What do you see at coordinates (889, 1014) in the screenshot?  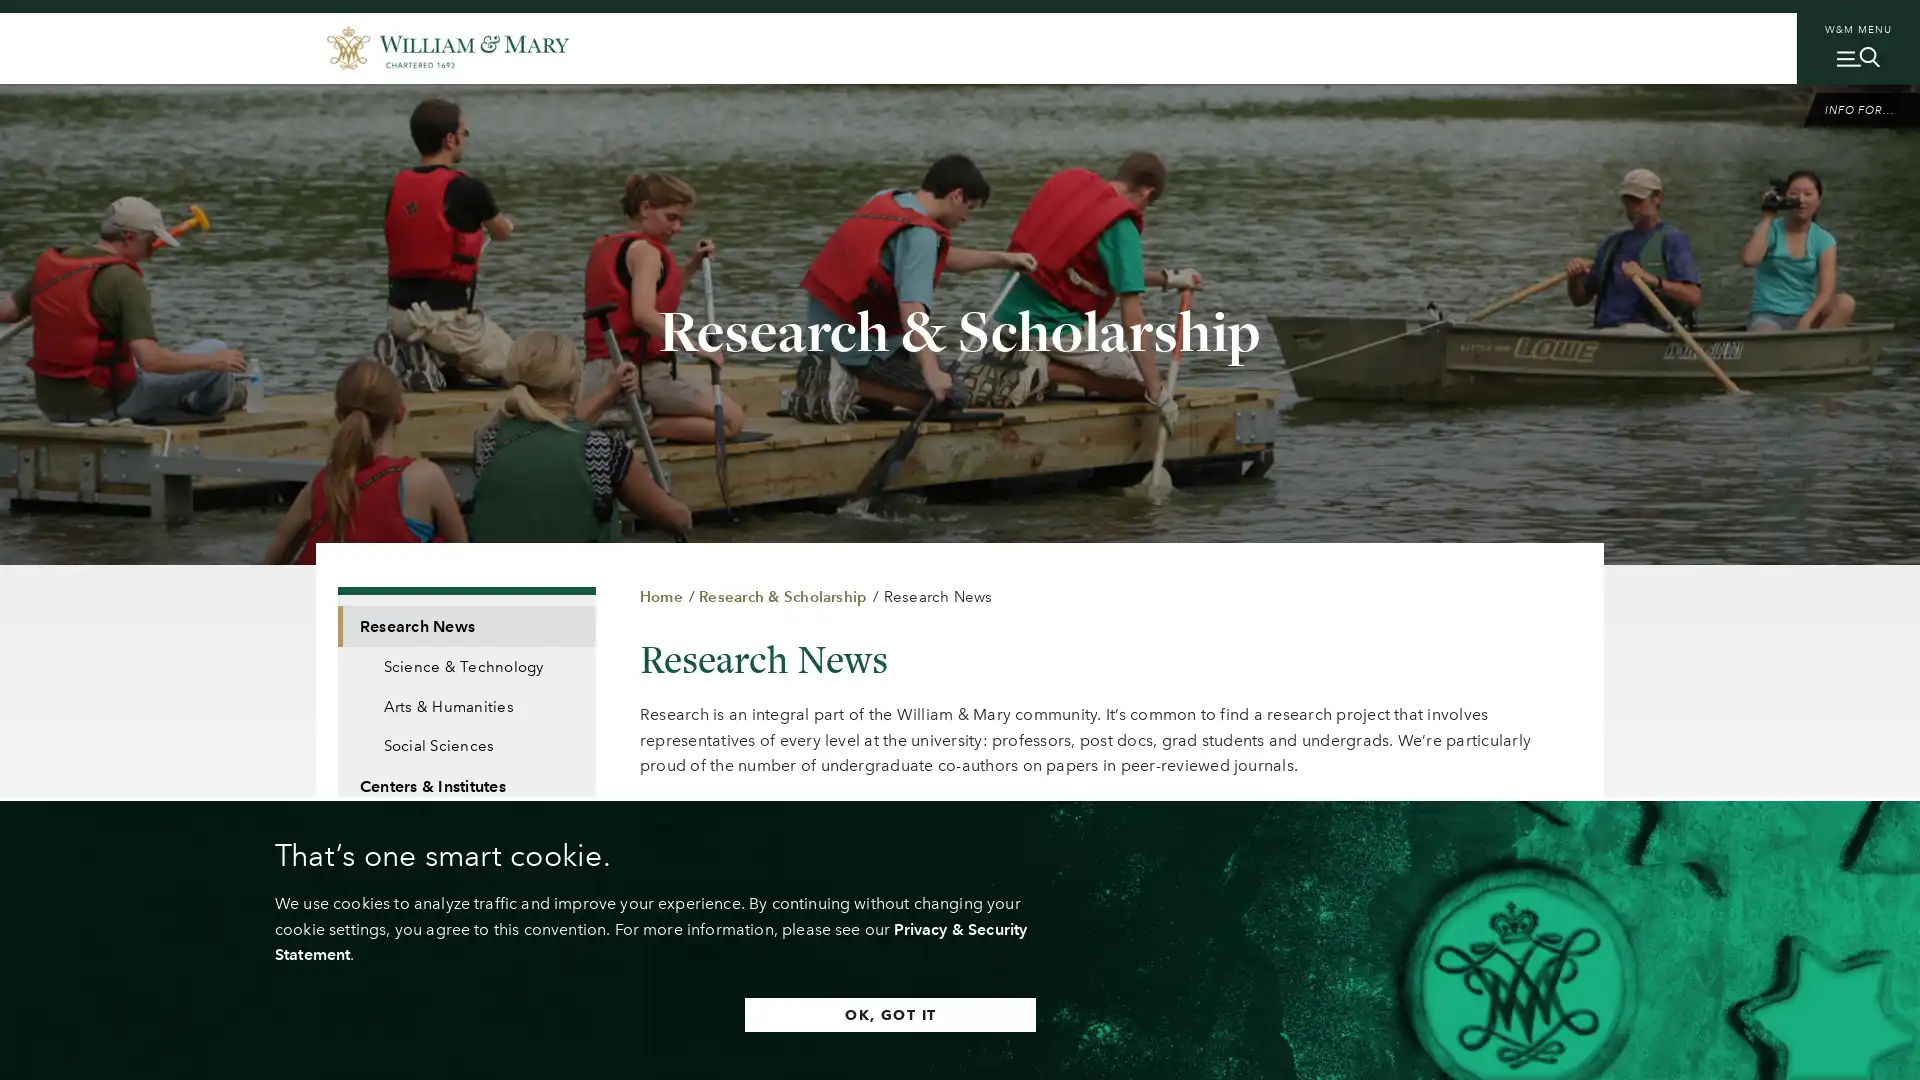 I see `OK, GOT IT` at bounding box center [889, 1014].